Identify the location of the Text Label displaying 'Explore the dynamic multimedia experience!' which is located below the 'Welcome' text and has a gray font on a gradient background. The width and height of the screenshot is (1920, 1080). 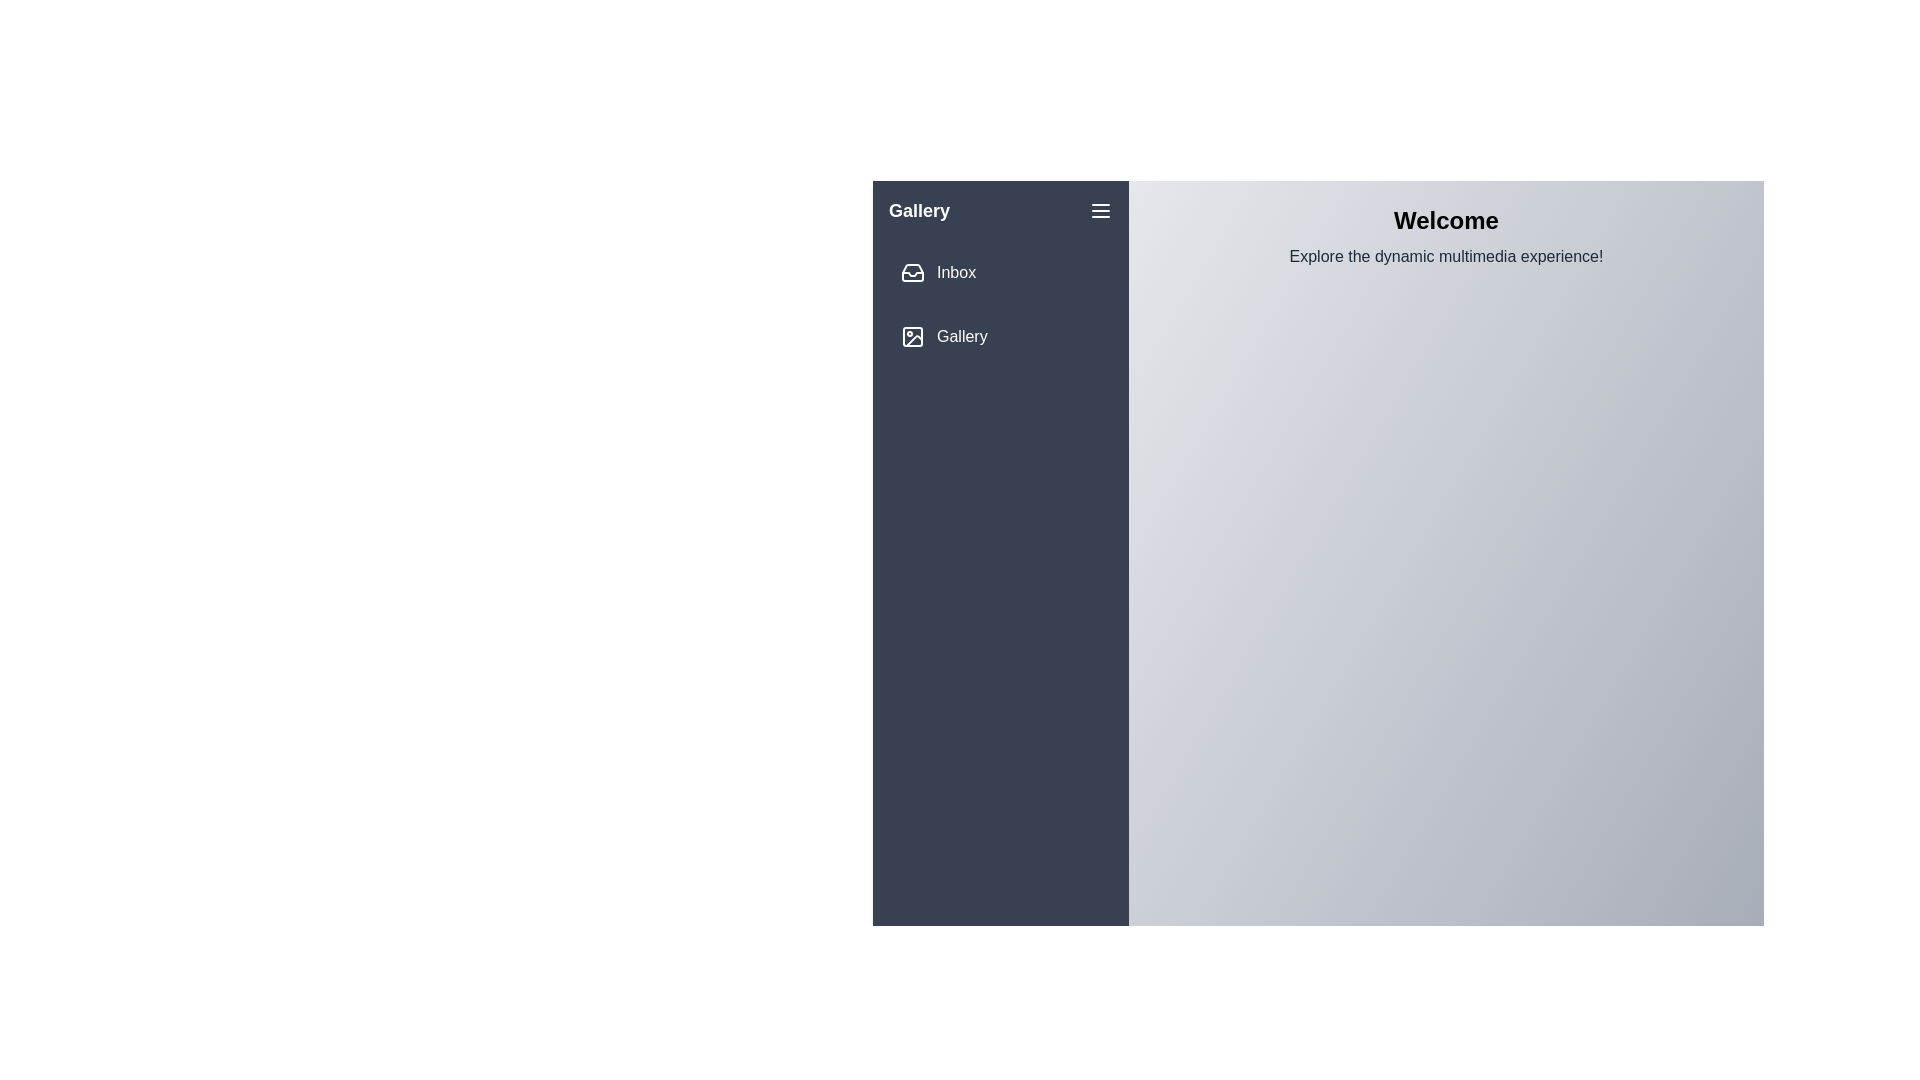
(1446, 256).